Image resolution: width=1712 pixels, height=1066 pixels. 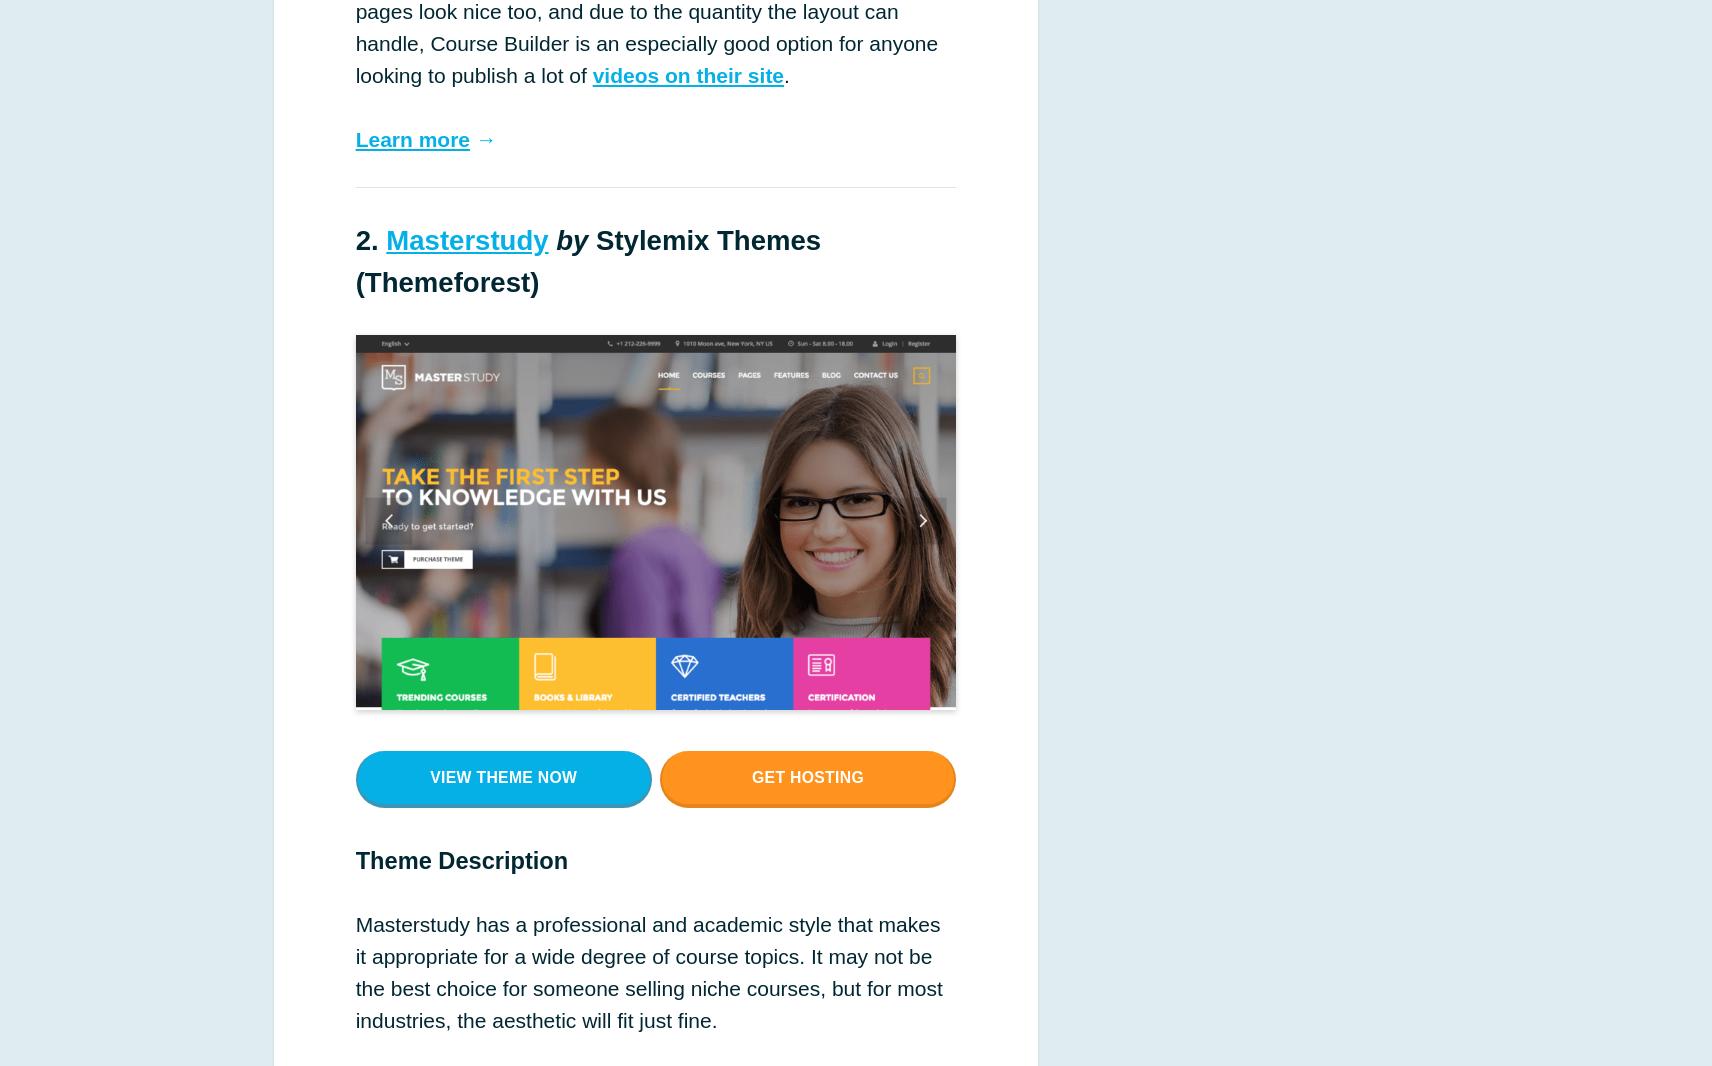 I want to click on '2.', so click(x=355, y=238).